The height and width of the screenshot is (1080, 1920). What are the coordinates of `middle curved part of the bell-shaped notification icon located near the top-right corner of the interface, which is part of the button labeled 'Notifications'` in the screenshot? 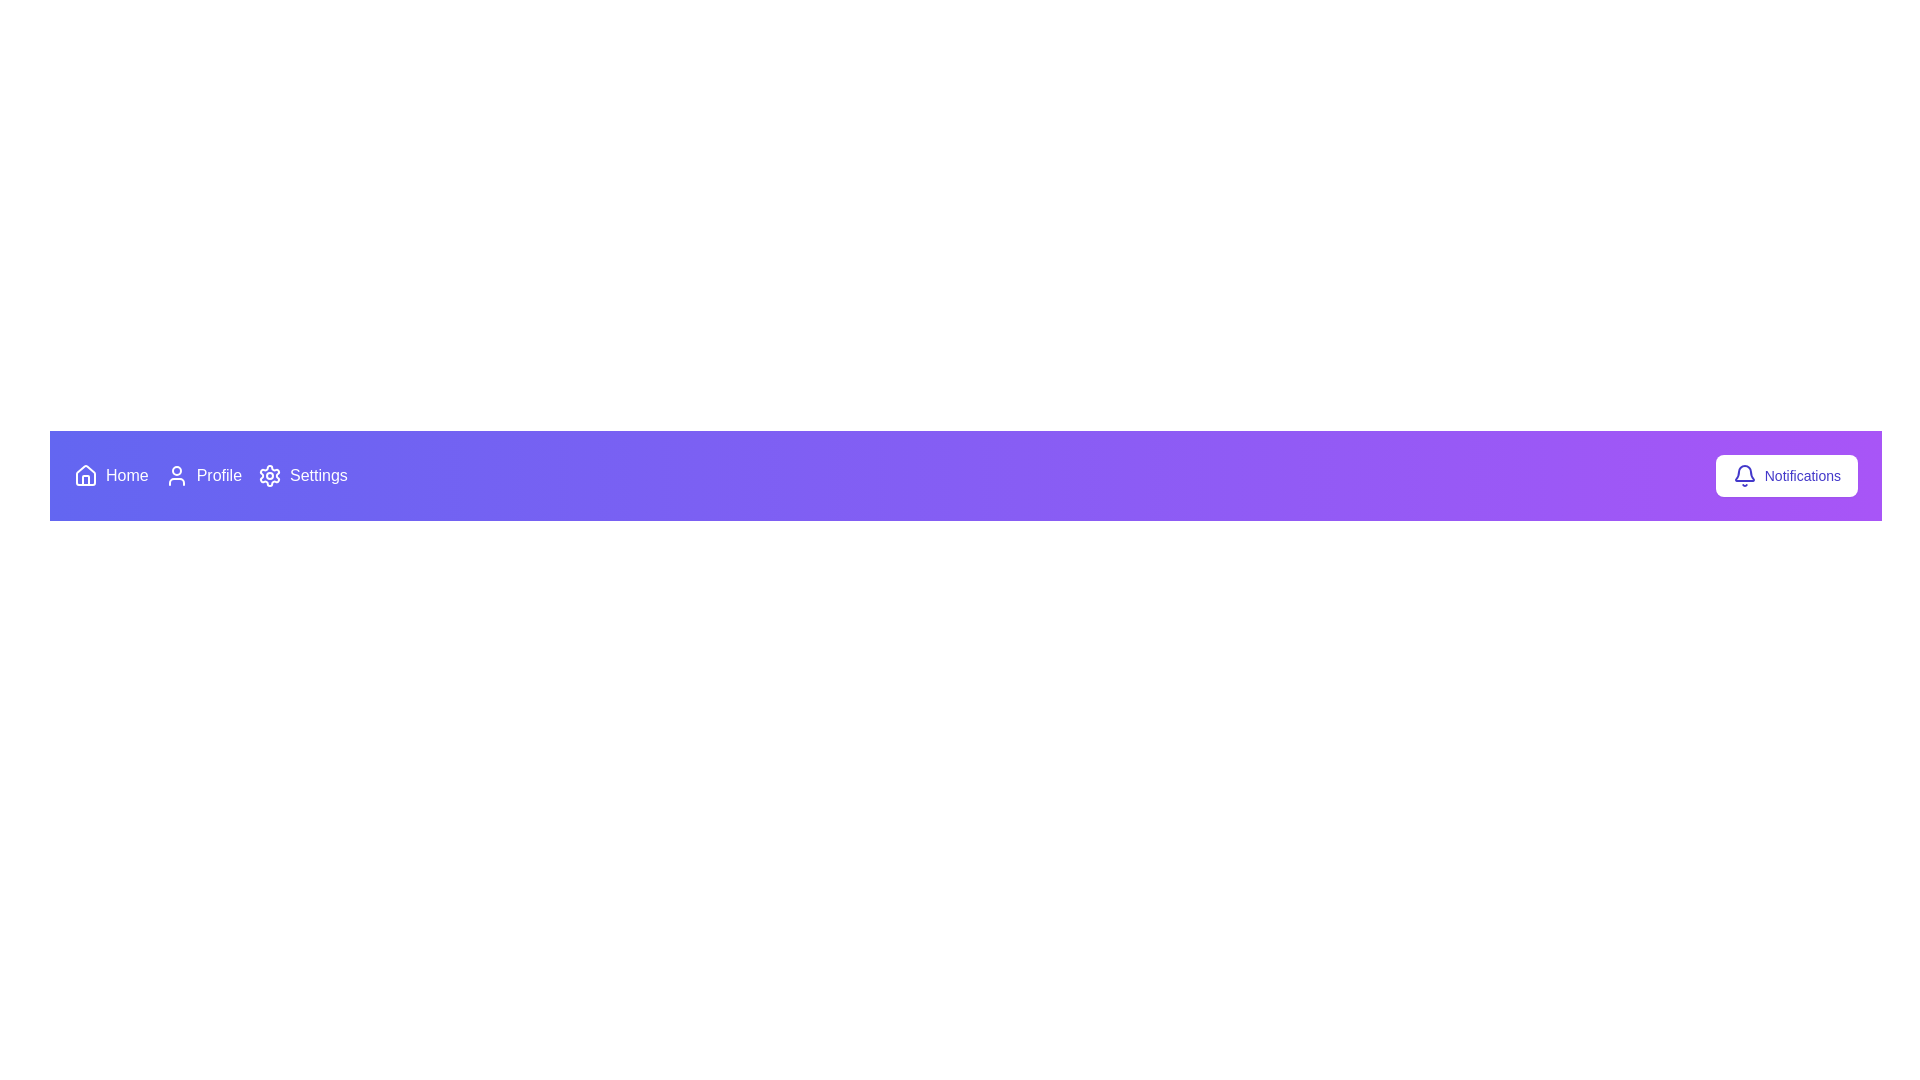 It's located at (1743, 473).